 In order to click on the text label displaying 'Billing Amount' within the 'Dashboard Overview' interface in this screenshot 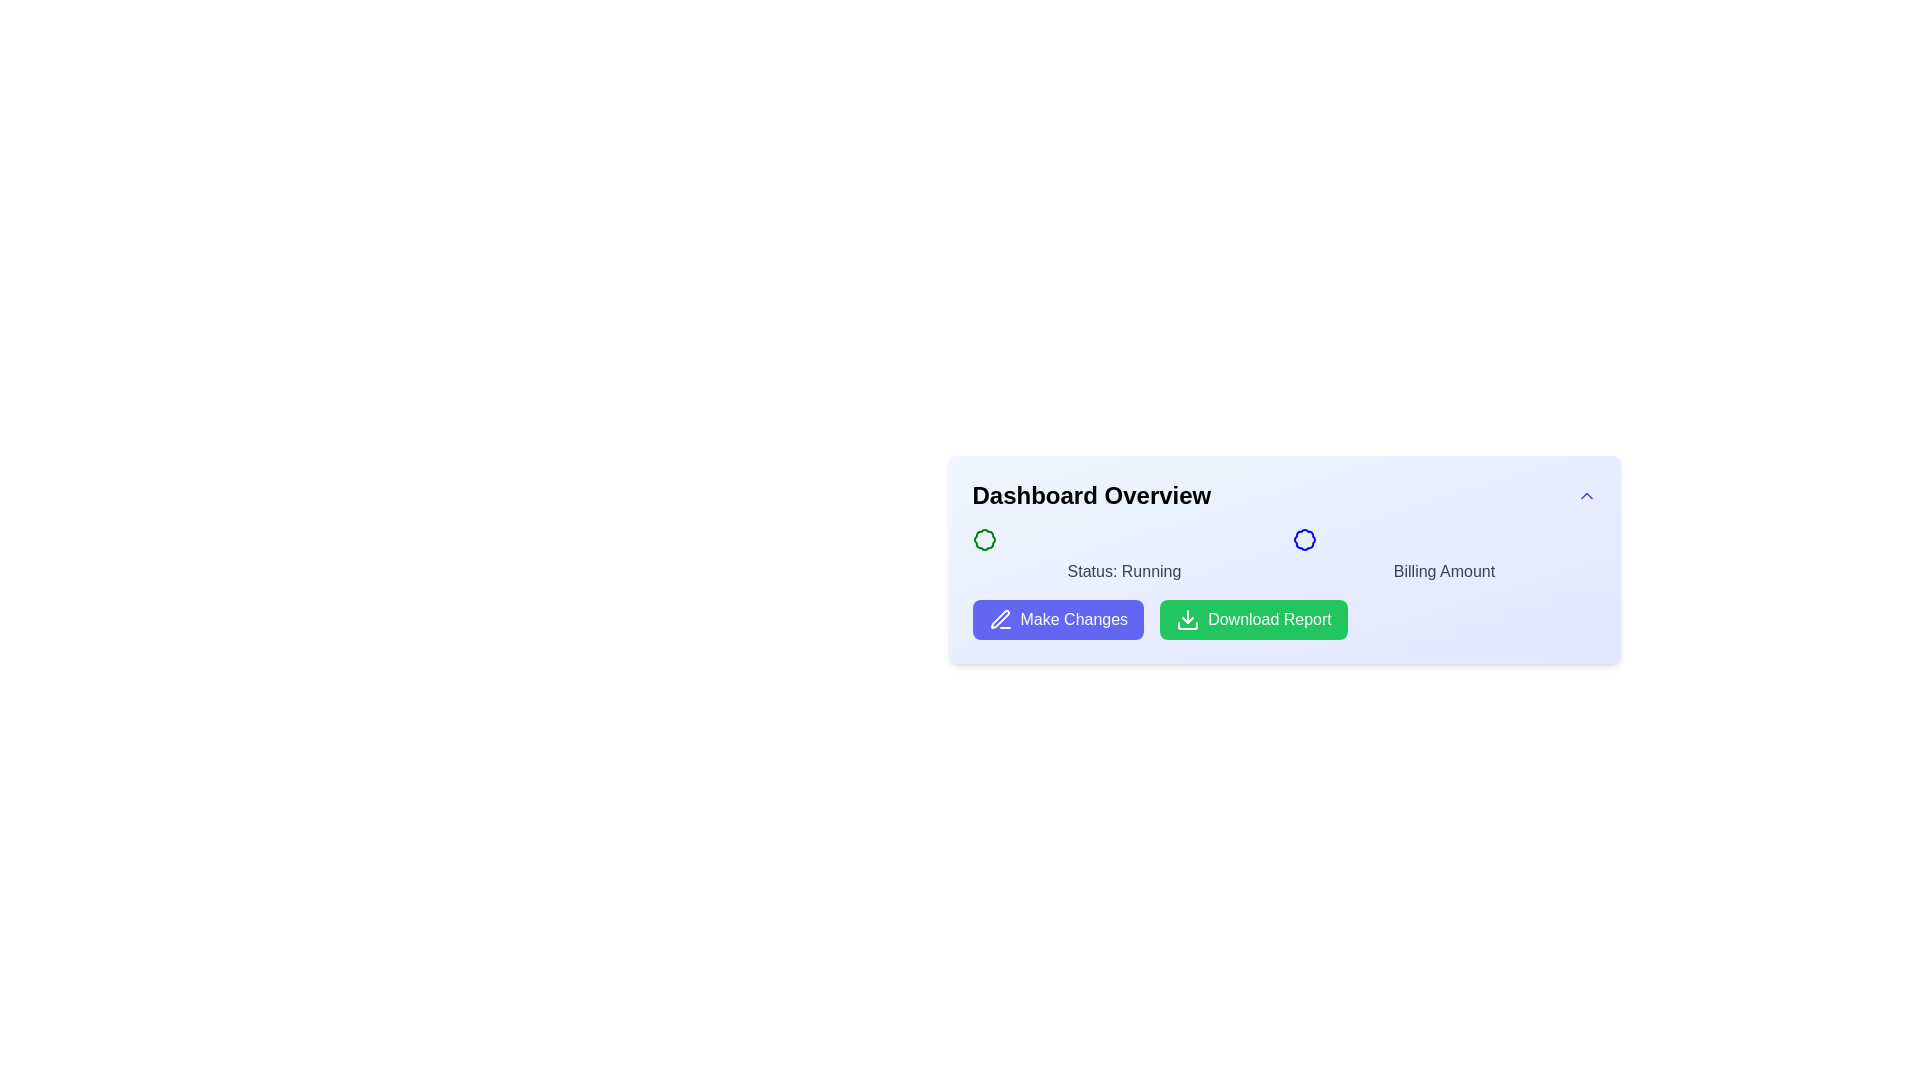, I will do `click(1444, 571)`.